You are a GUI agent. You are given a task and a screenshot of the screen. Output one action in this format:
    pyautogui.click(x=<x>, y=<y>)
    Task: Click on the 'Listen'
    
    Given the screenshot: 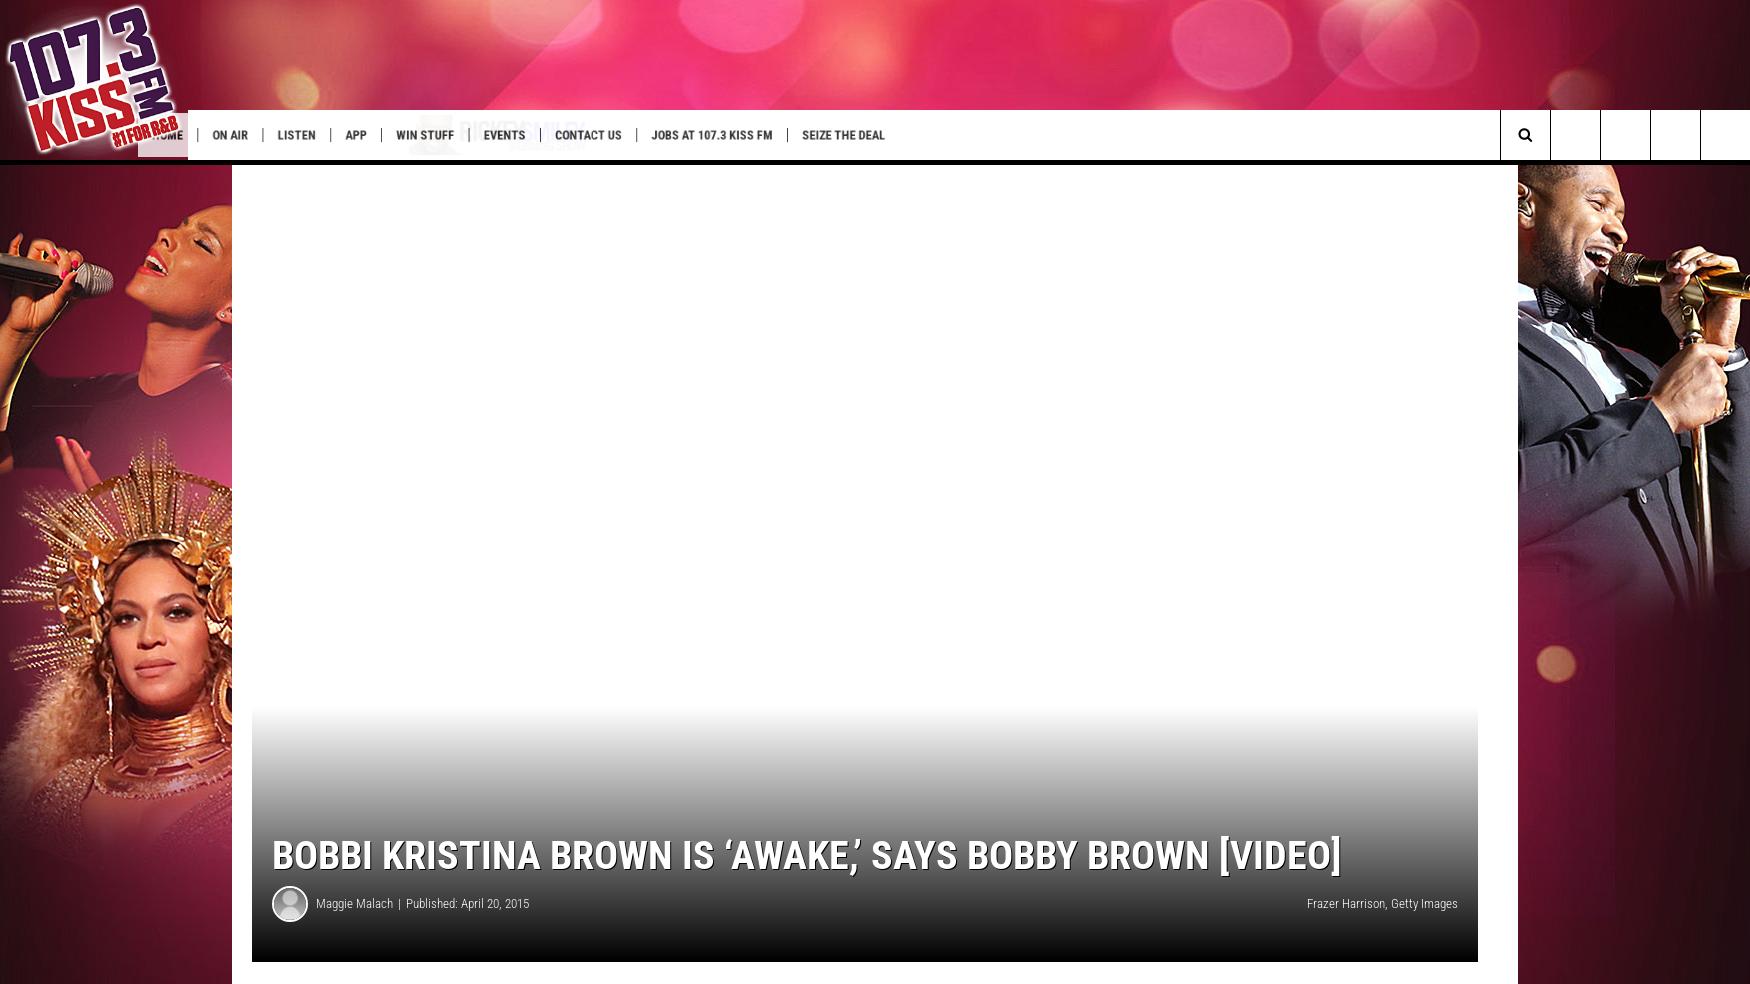 What is the action you would take?
    pyautogui.click(x=366, y=135)
    